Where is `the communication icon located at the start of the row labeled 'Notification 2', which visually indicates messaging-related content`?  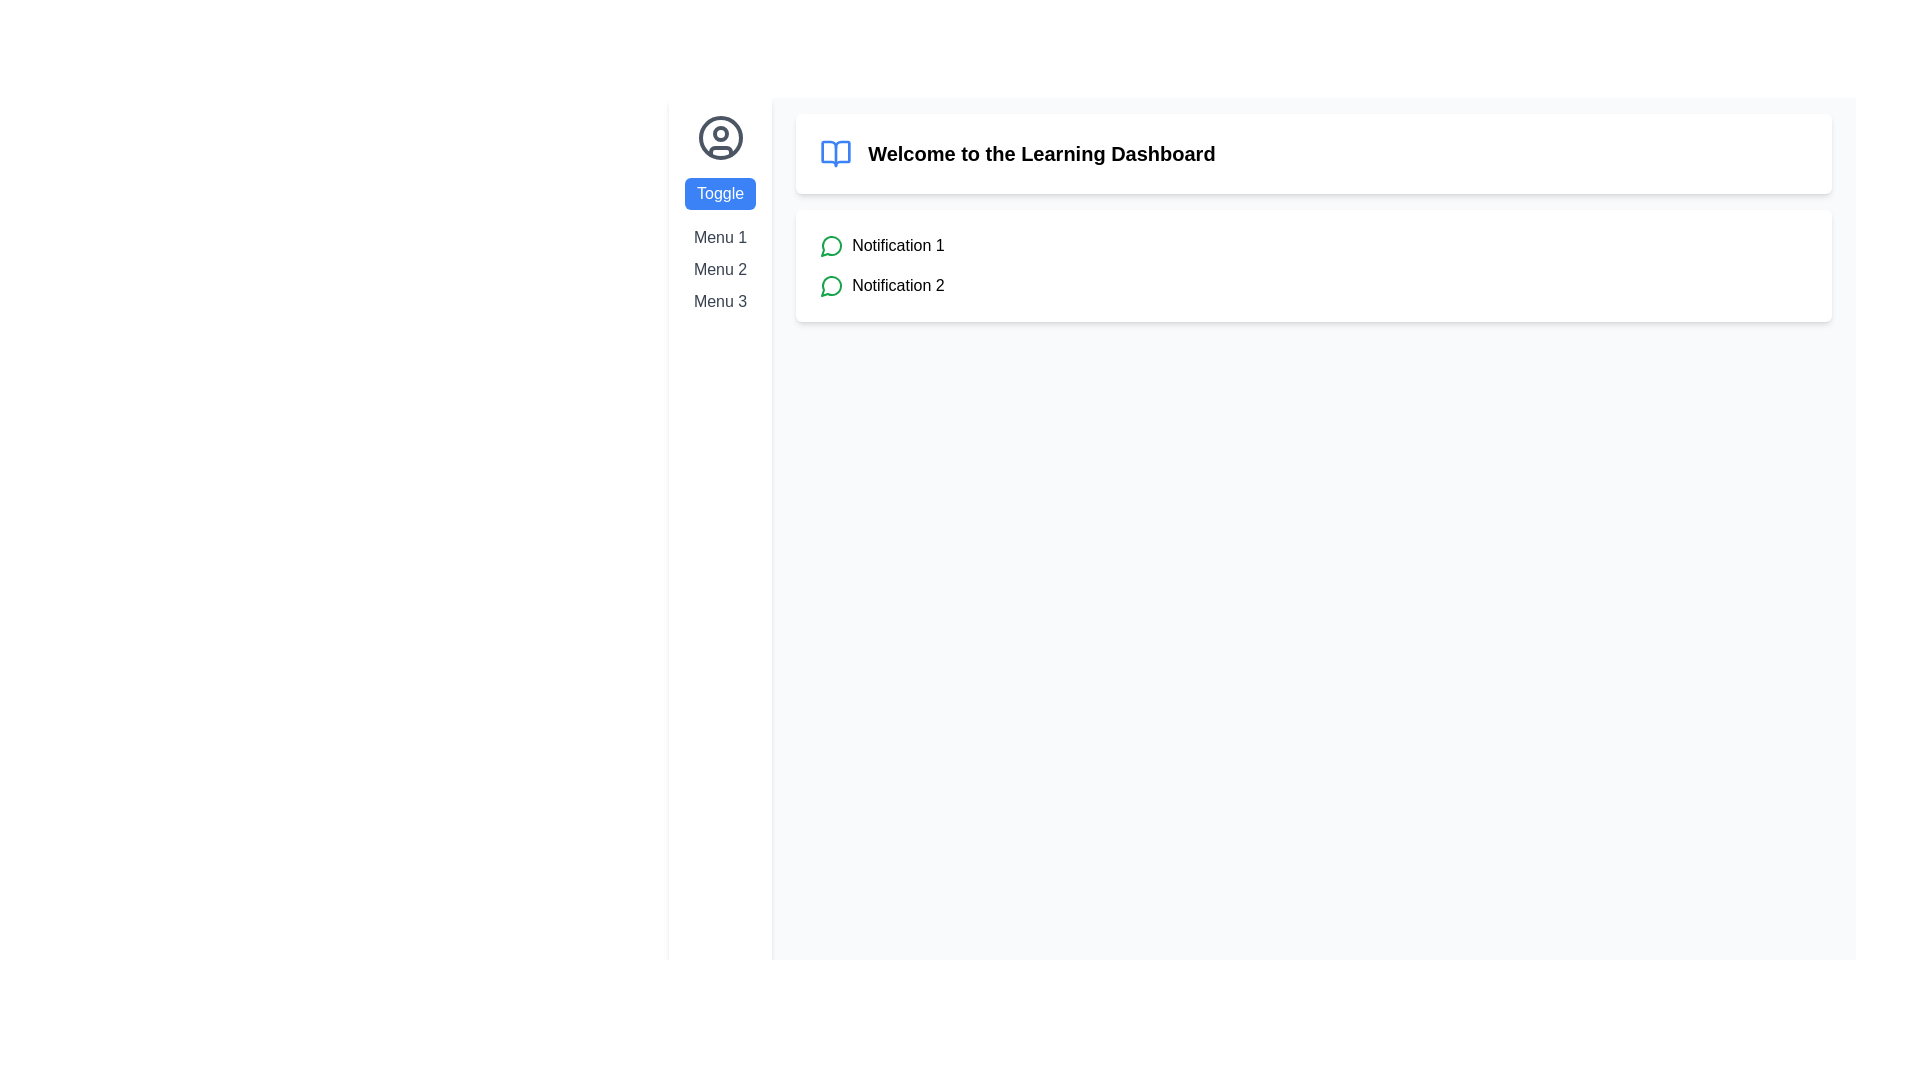 the communication icon located at the start of the row labeled 'Notification 2', which visually indicates messaging-related content is located at coordinates (832, 285).